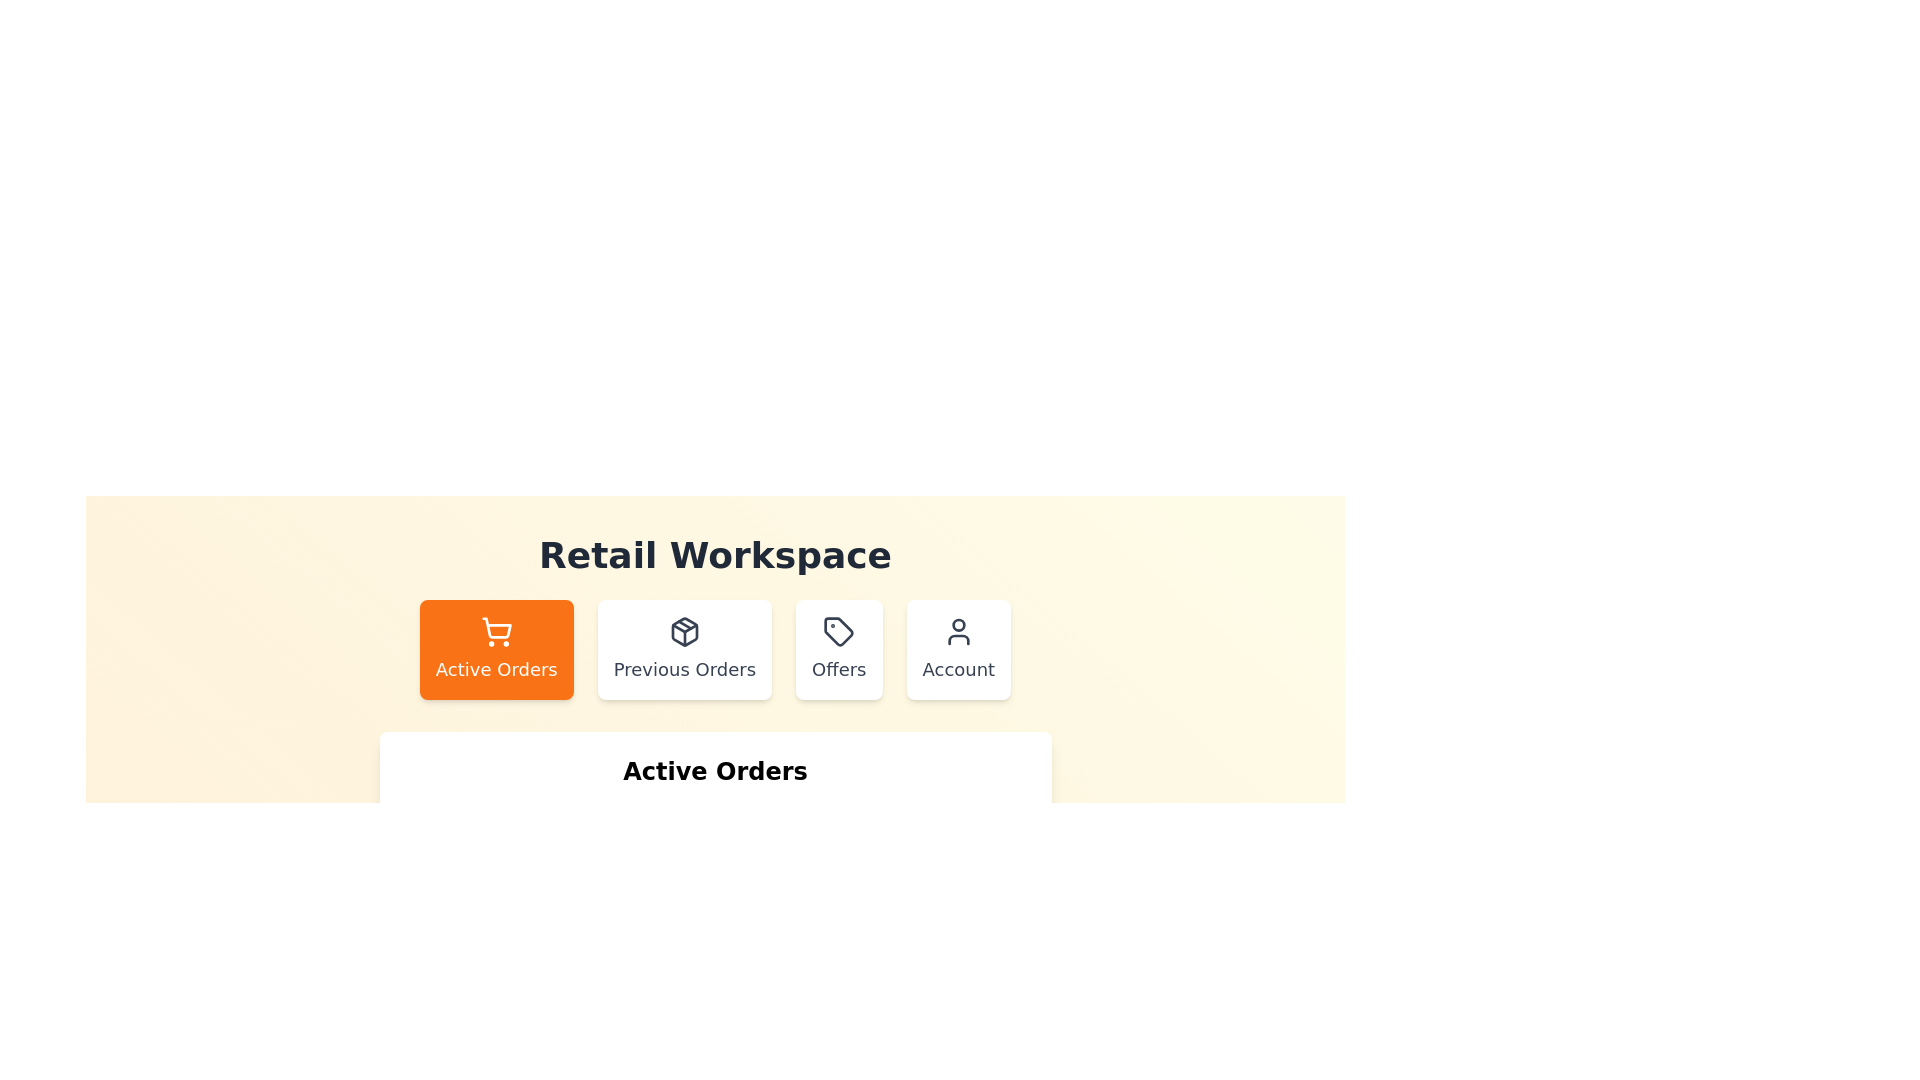  I want to click on the Account tab to switch to it, so click(957, 650).